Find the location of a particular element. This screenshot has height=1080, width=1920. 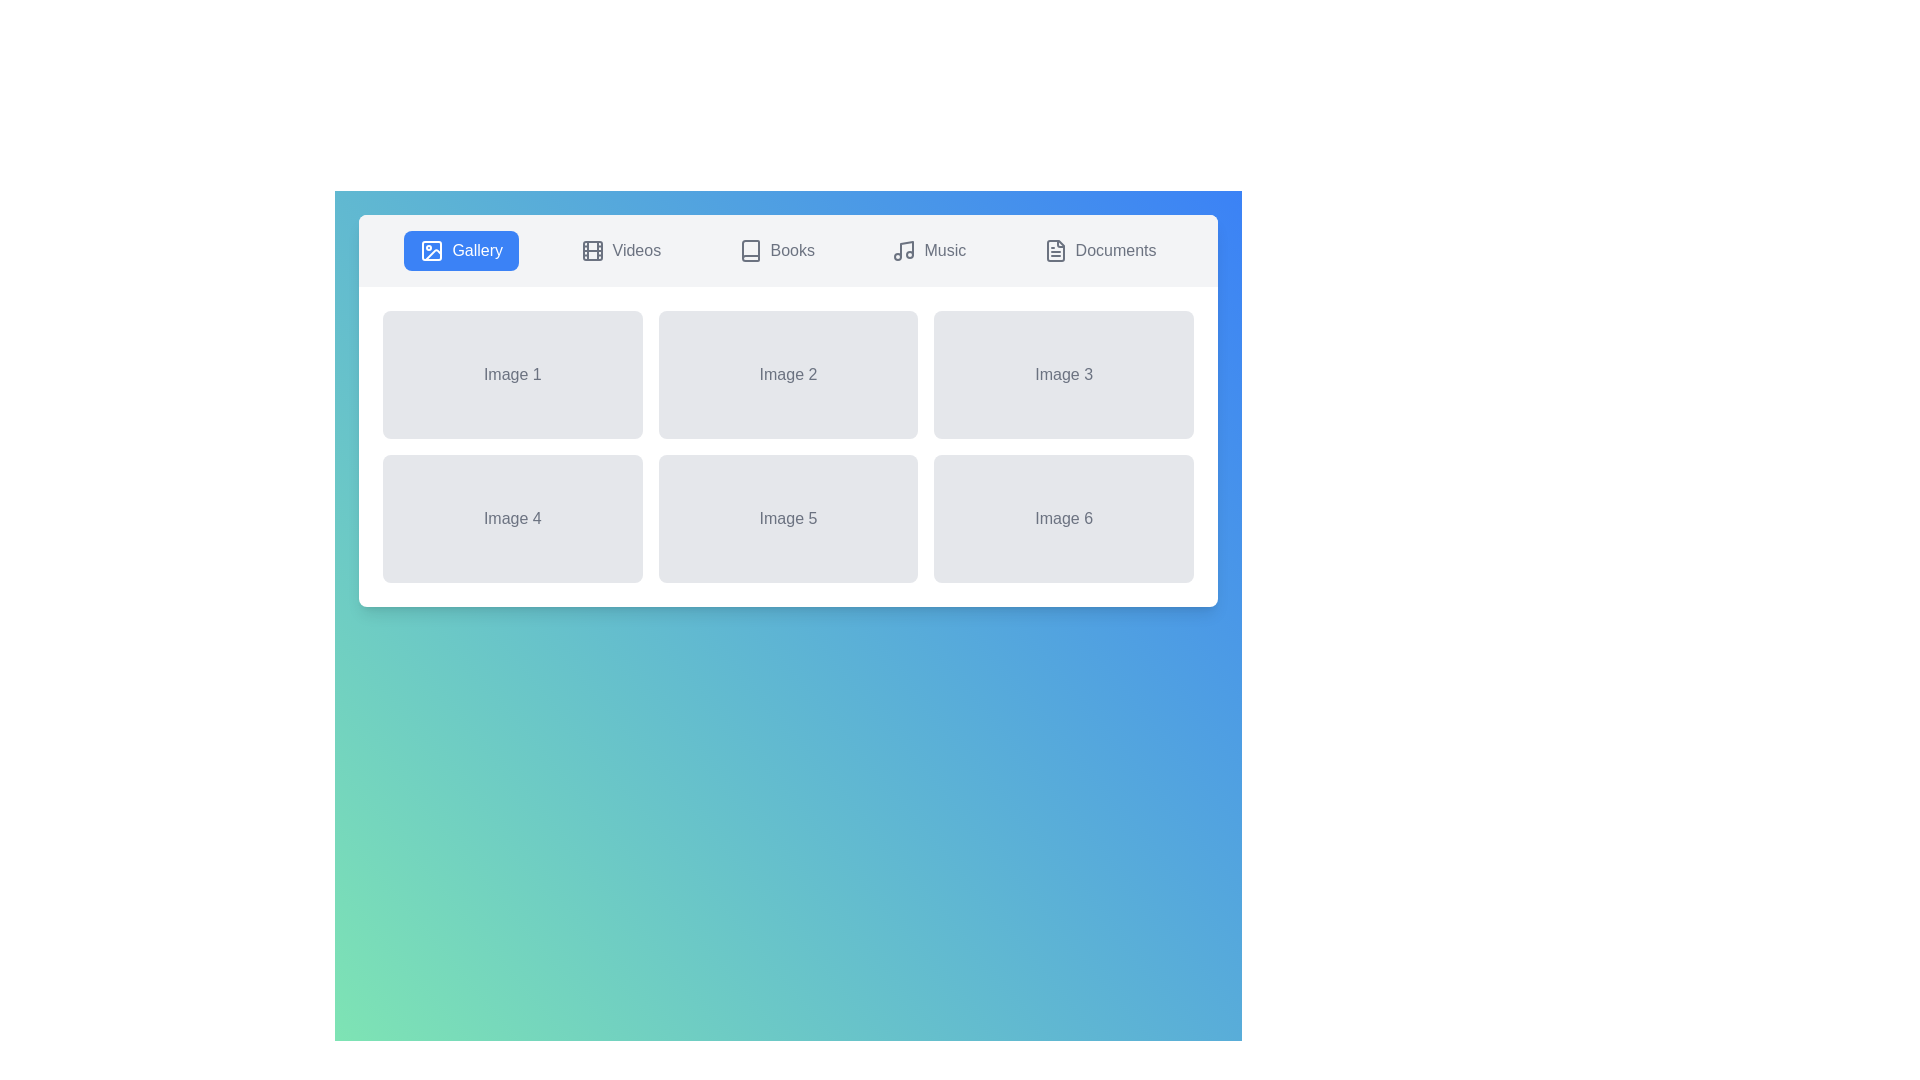

the 'Books' icon in the top navigation bar is located at coordinates (749, 249).